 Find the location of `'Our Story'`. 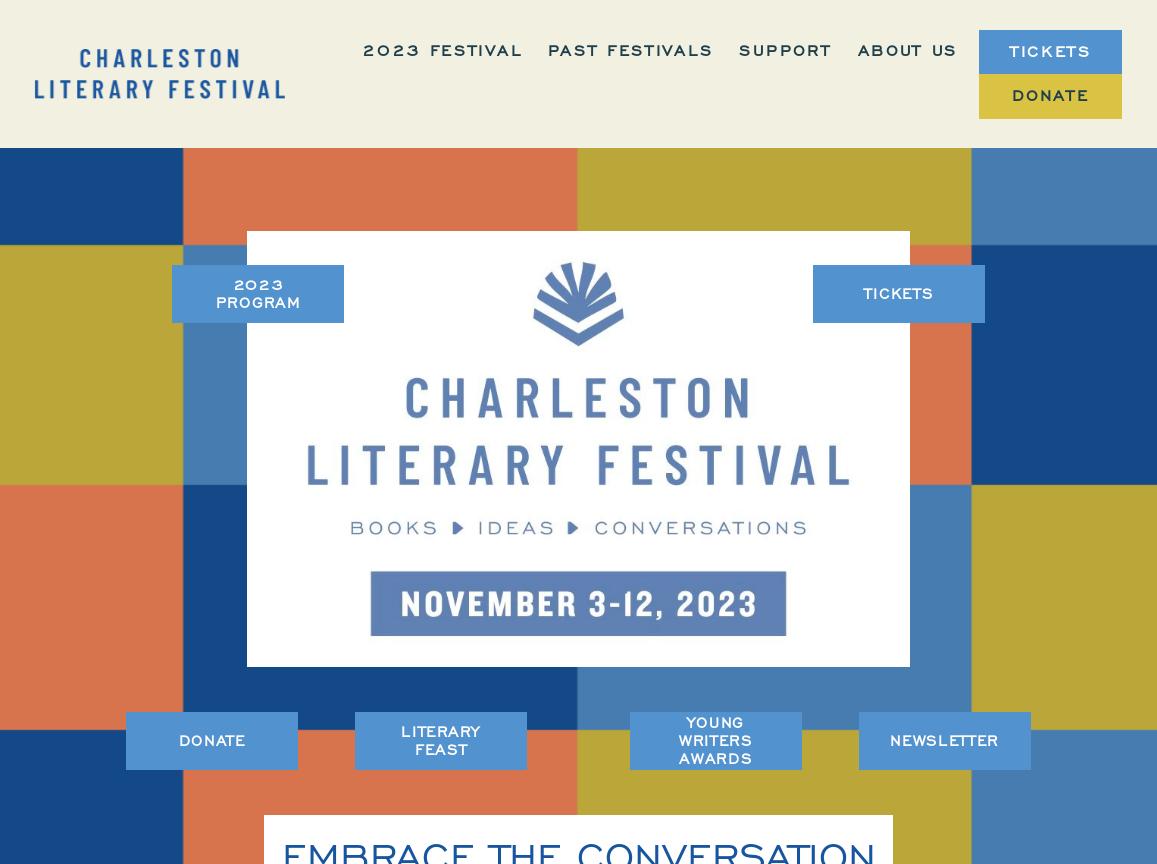

'Our Story' is located at coordinates (900, 145).